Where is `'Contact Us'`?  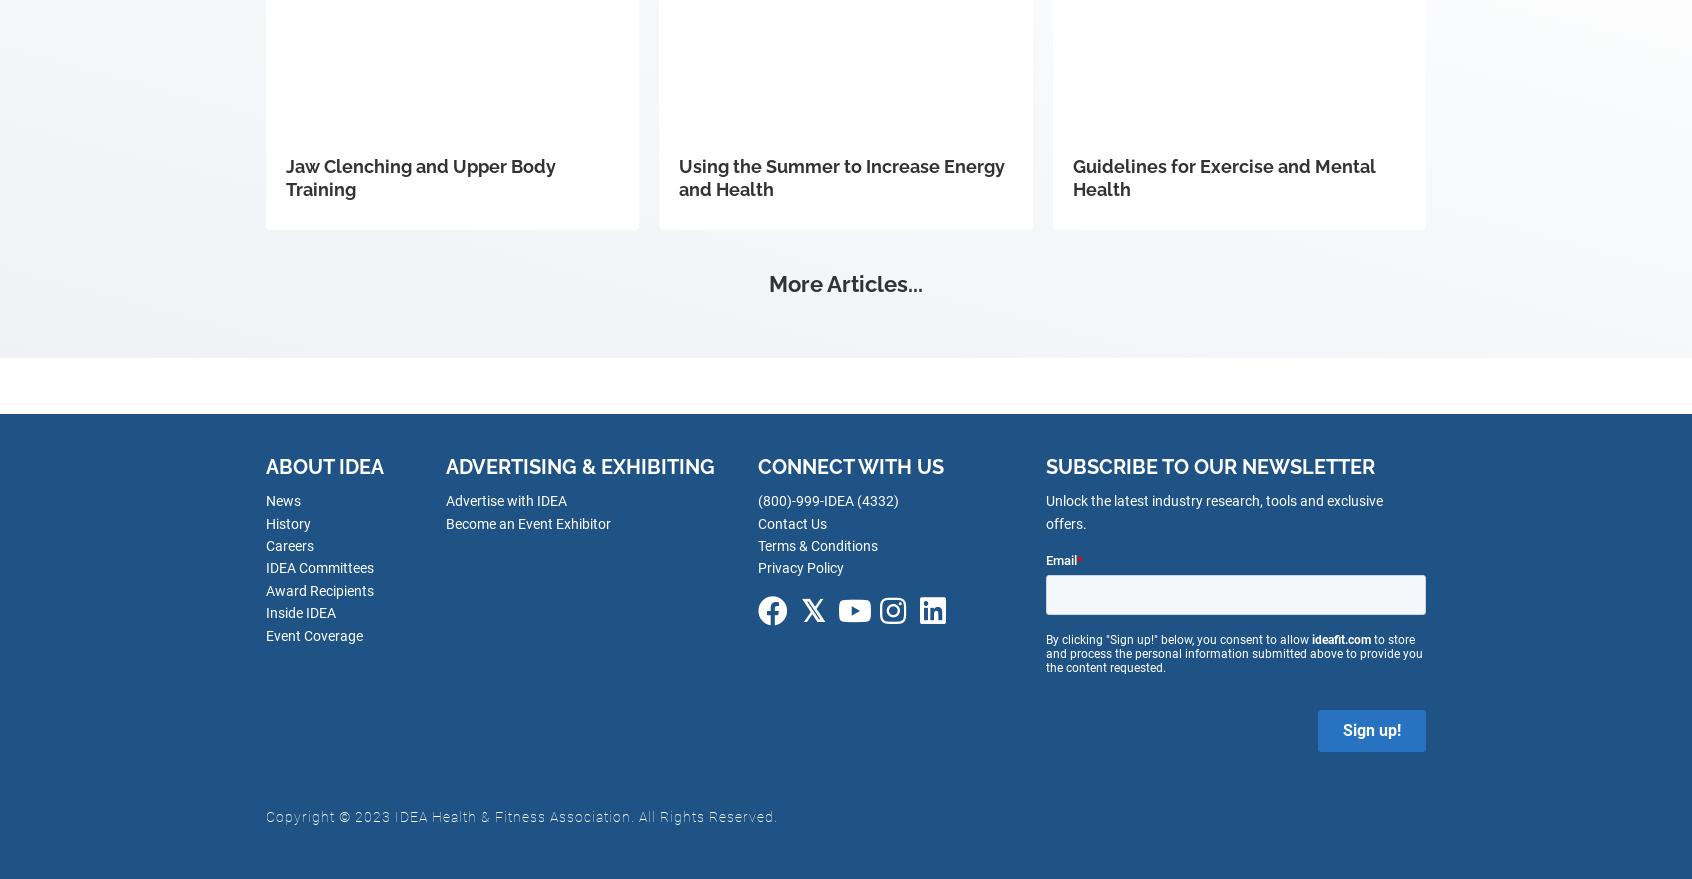 'Contact Us' is located at coordinates (792, 523).